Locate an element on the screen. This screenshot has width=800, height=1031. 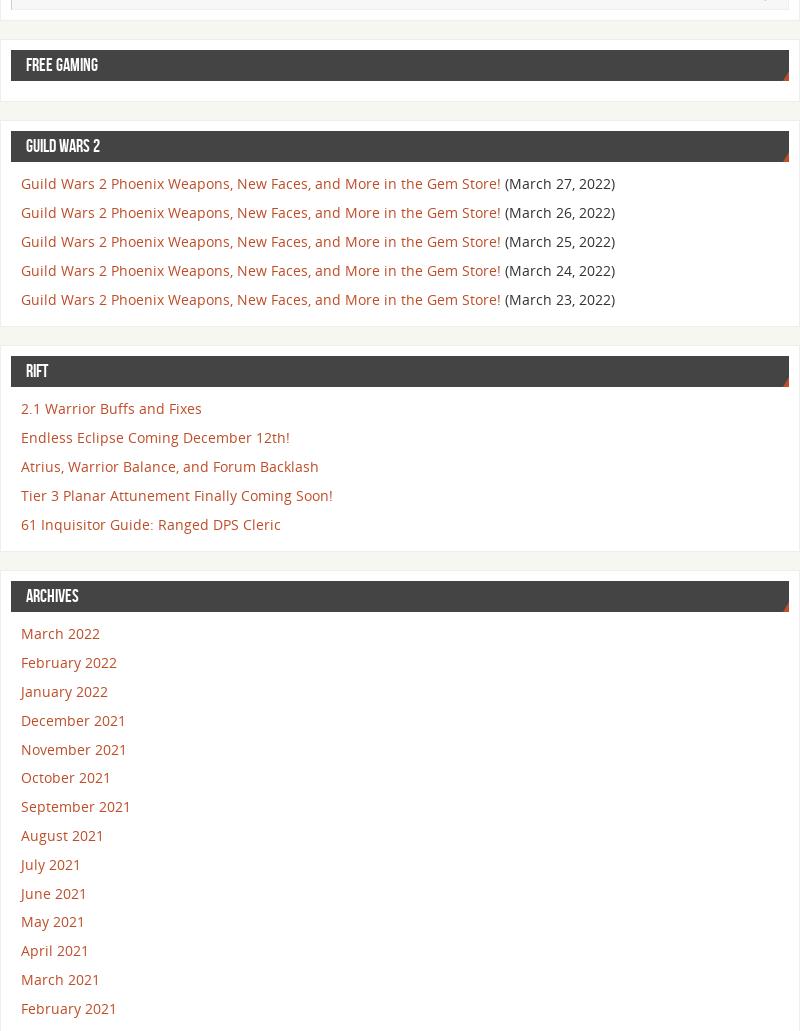
'(March 25, 2022)' is located at coordinates (560, 241).